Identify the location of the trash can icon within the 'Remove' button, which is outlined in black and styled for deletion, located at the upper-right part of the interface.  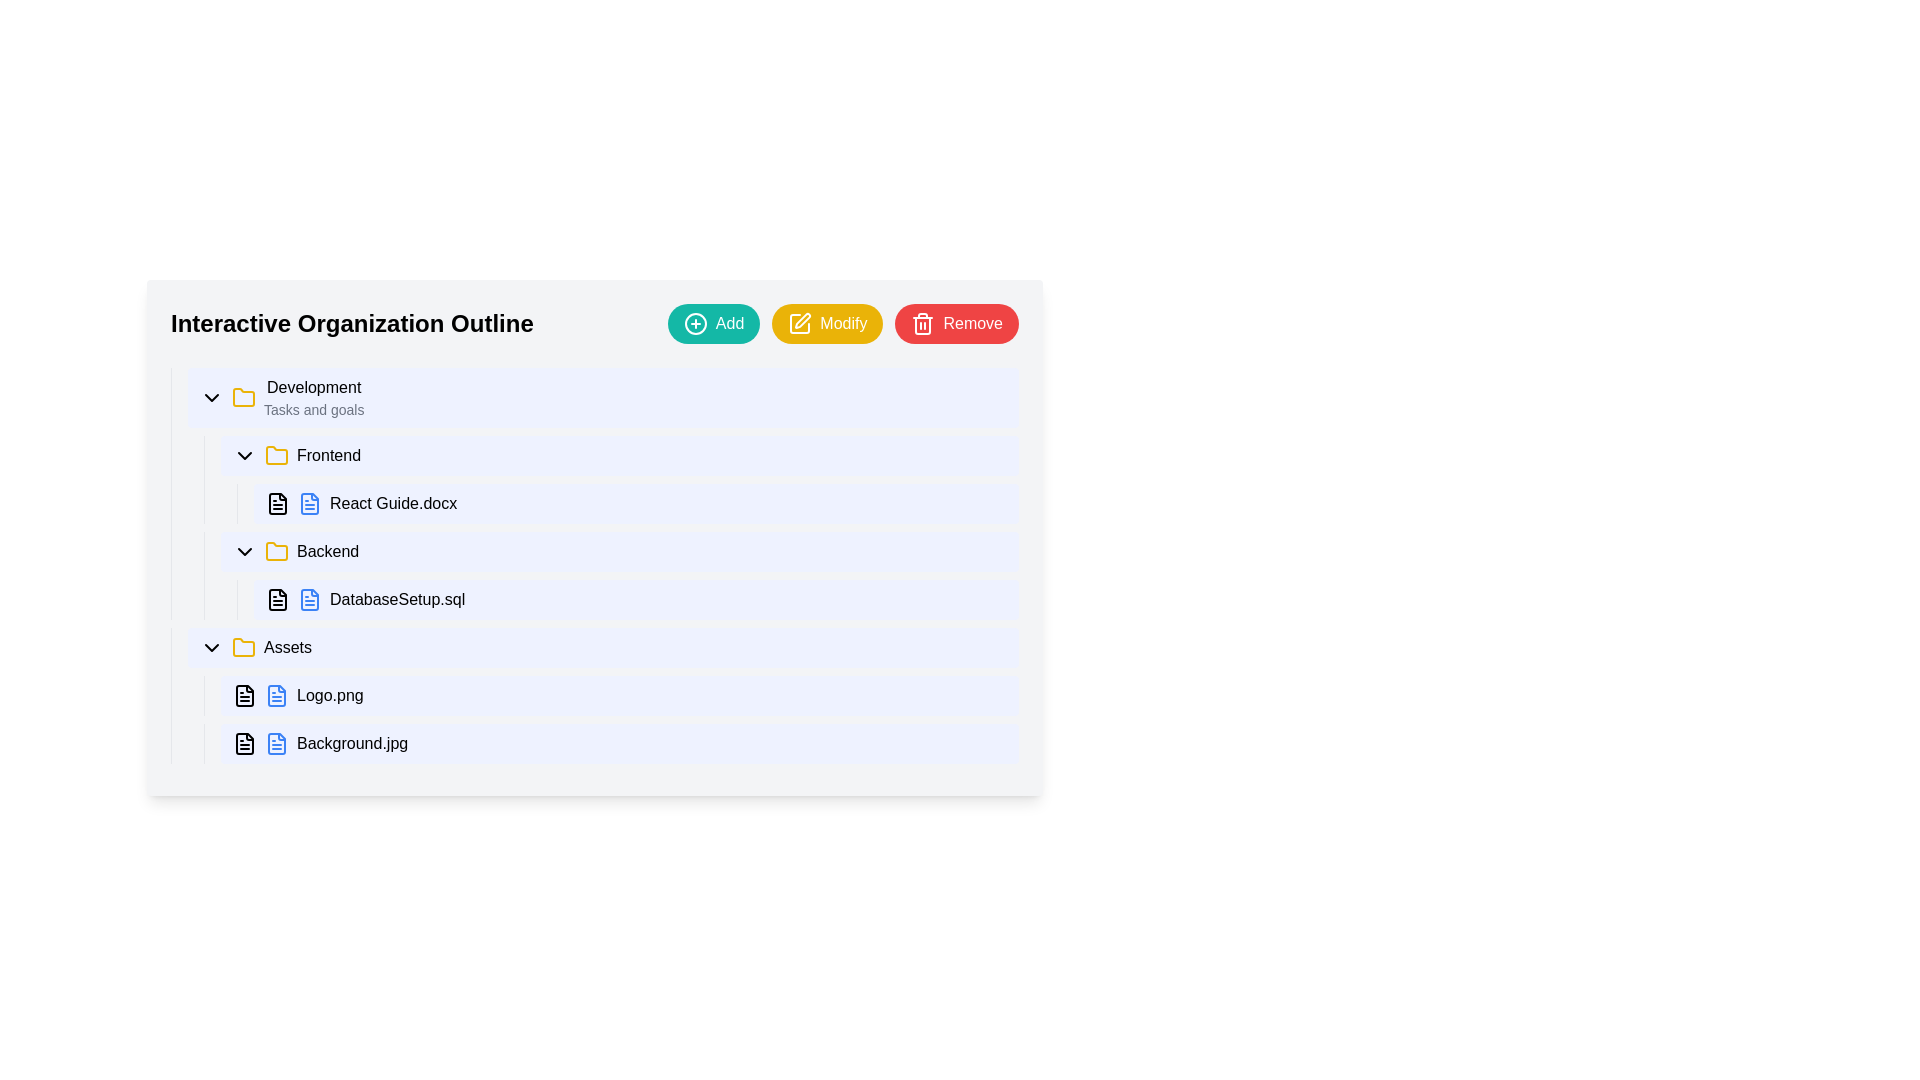
(922, 323).